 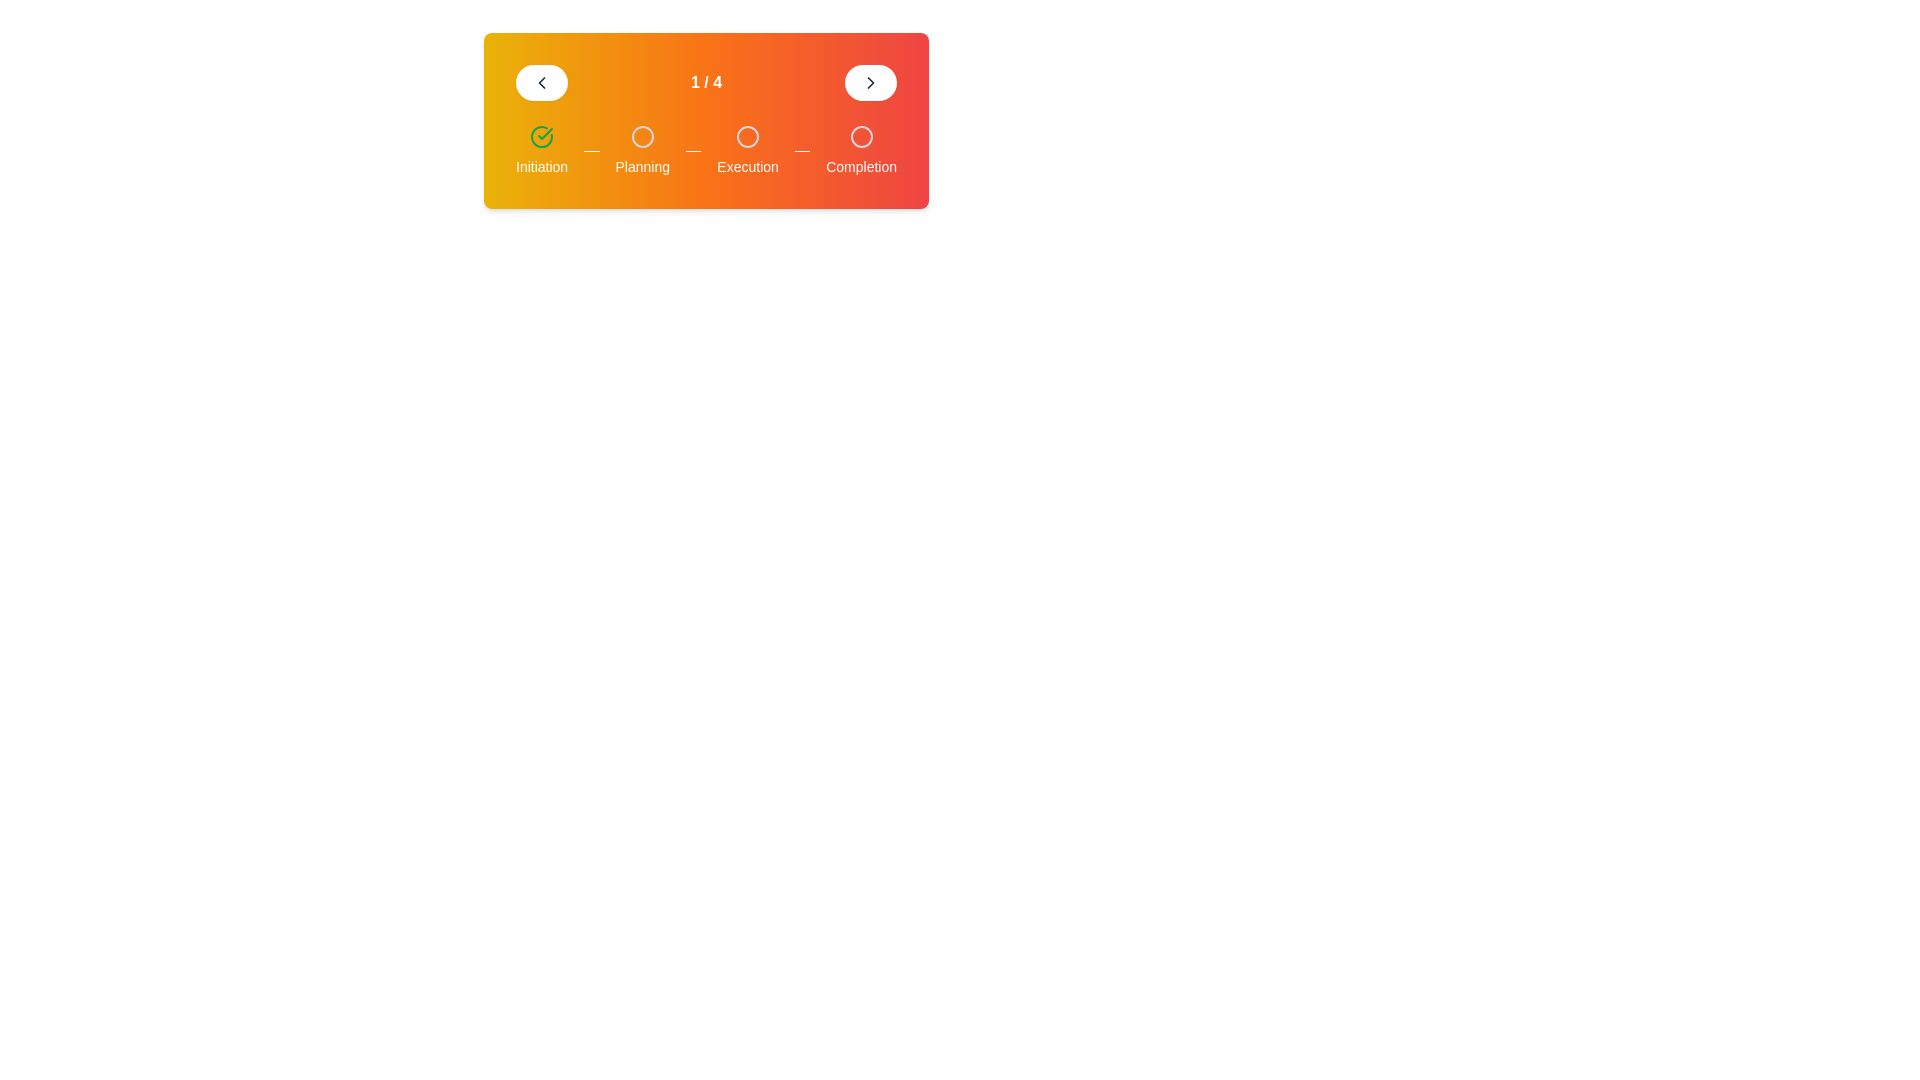 What do you see at coordinates (542, 136) in the screenshot?
I see `the progress indicator icon located at the top-left portion of the interface, which signals the completion of the 'Initiation' phase` at bounding box center [542, 136].